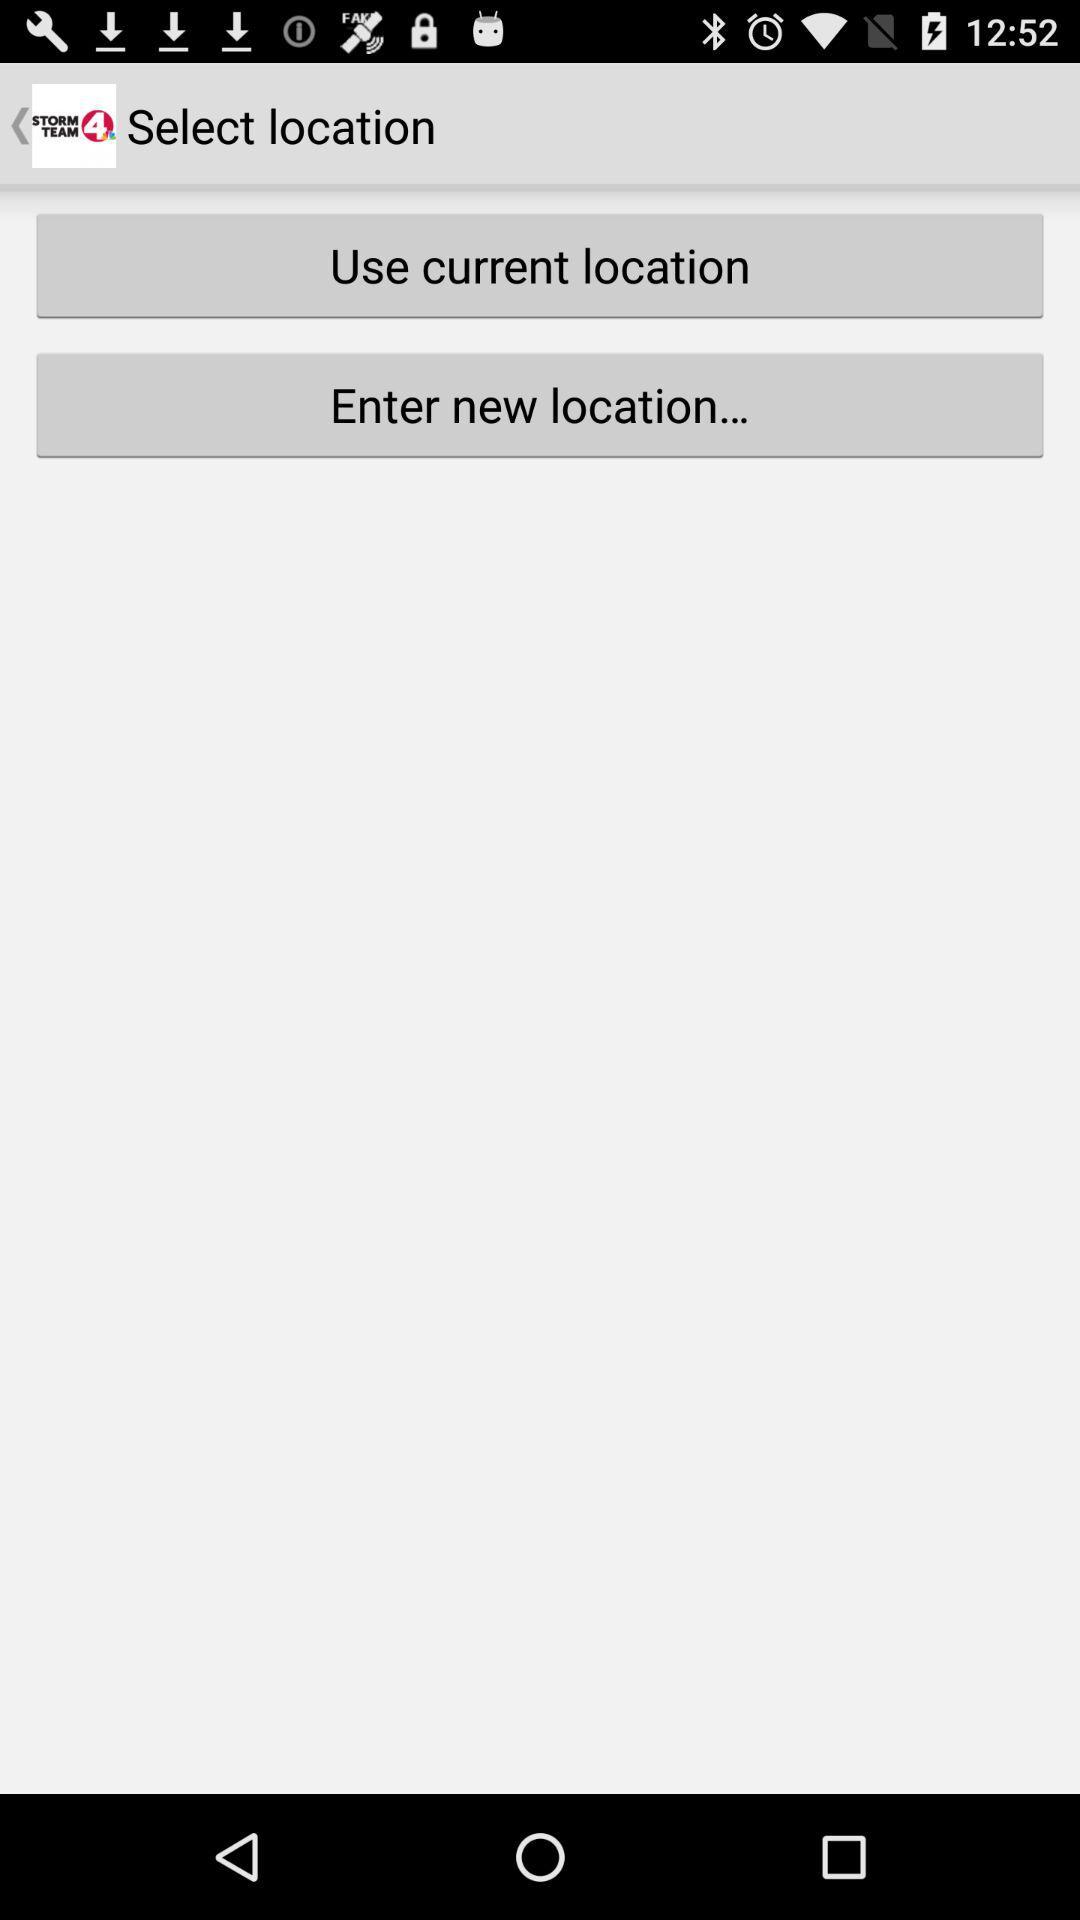 The height and width of the screenshot is (1920, 1080). Describe the element at coordinates (540, 403) in the screenshot. I see `the item below use current location` at that location.